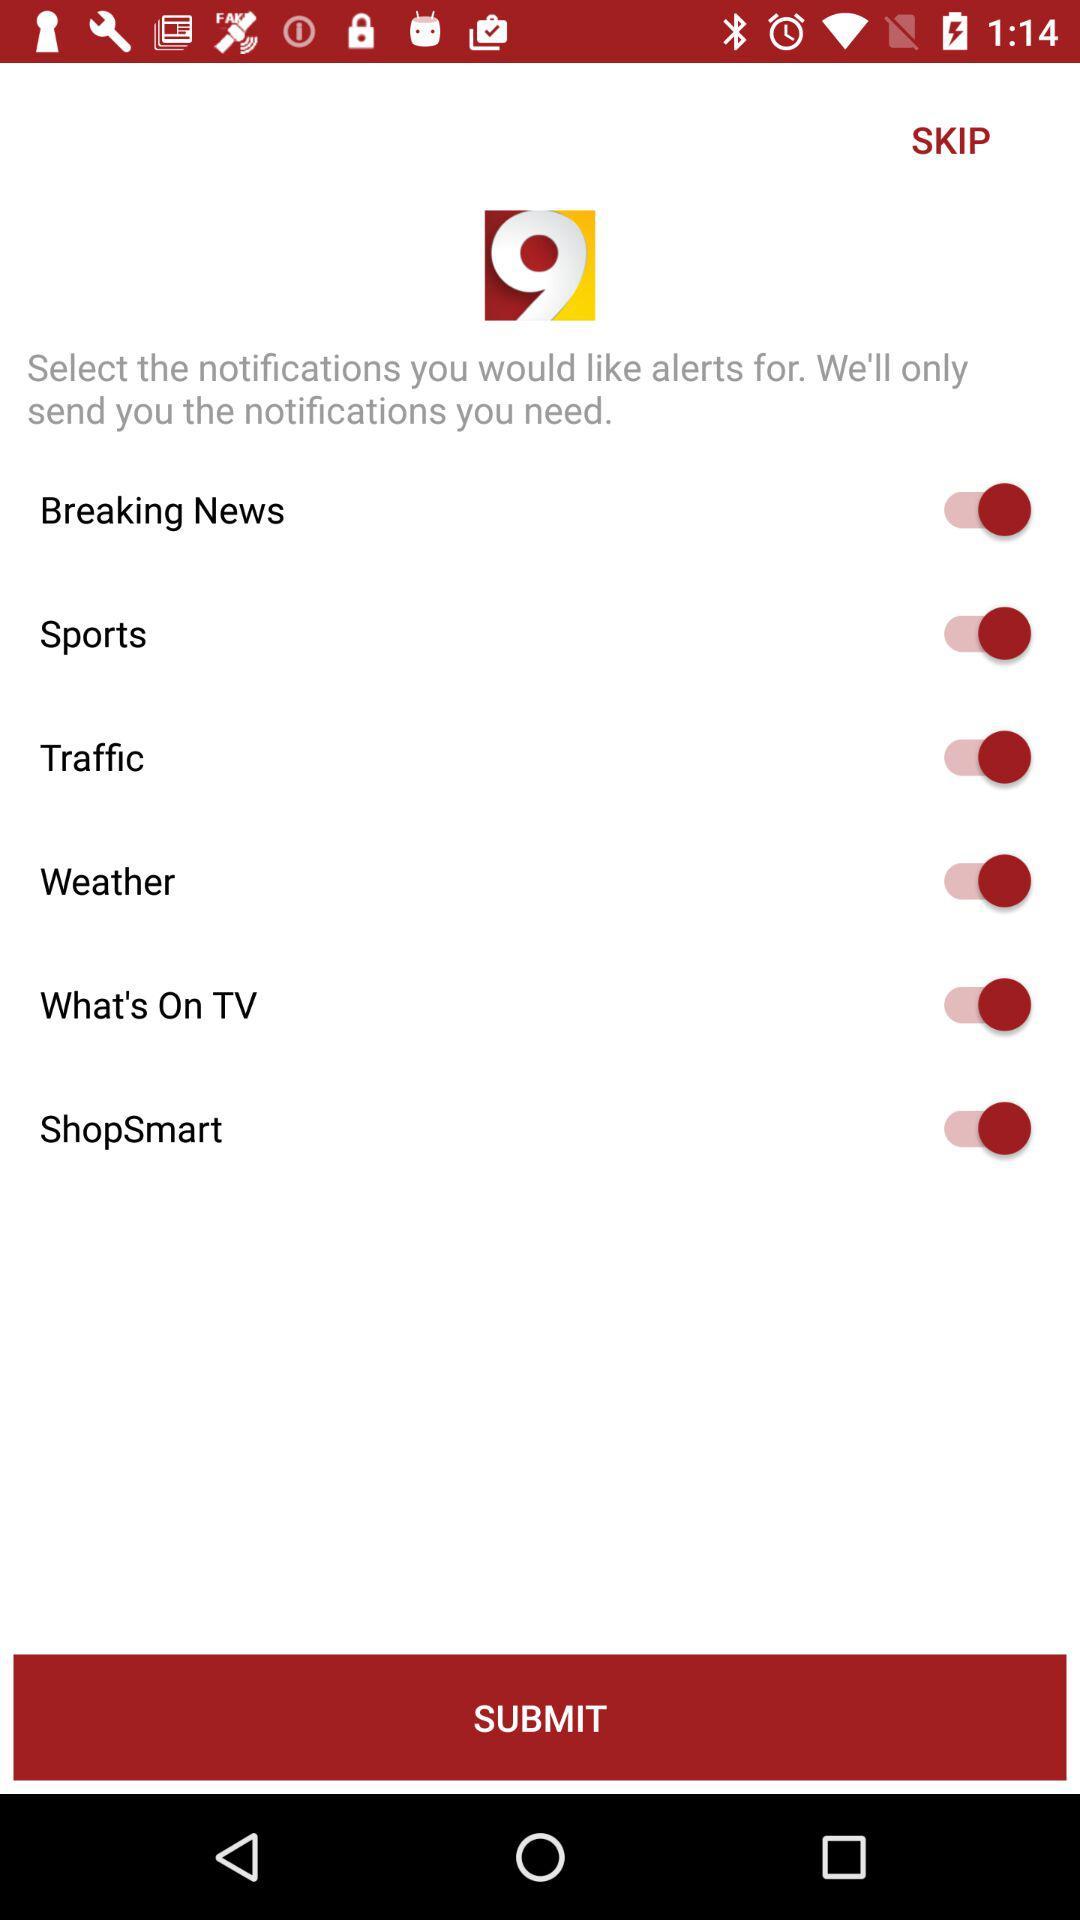  What do you see at coordinates (977, 1004) in the screenshot?
I see `turn off` at bounding box center [977, 1004].